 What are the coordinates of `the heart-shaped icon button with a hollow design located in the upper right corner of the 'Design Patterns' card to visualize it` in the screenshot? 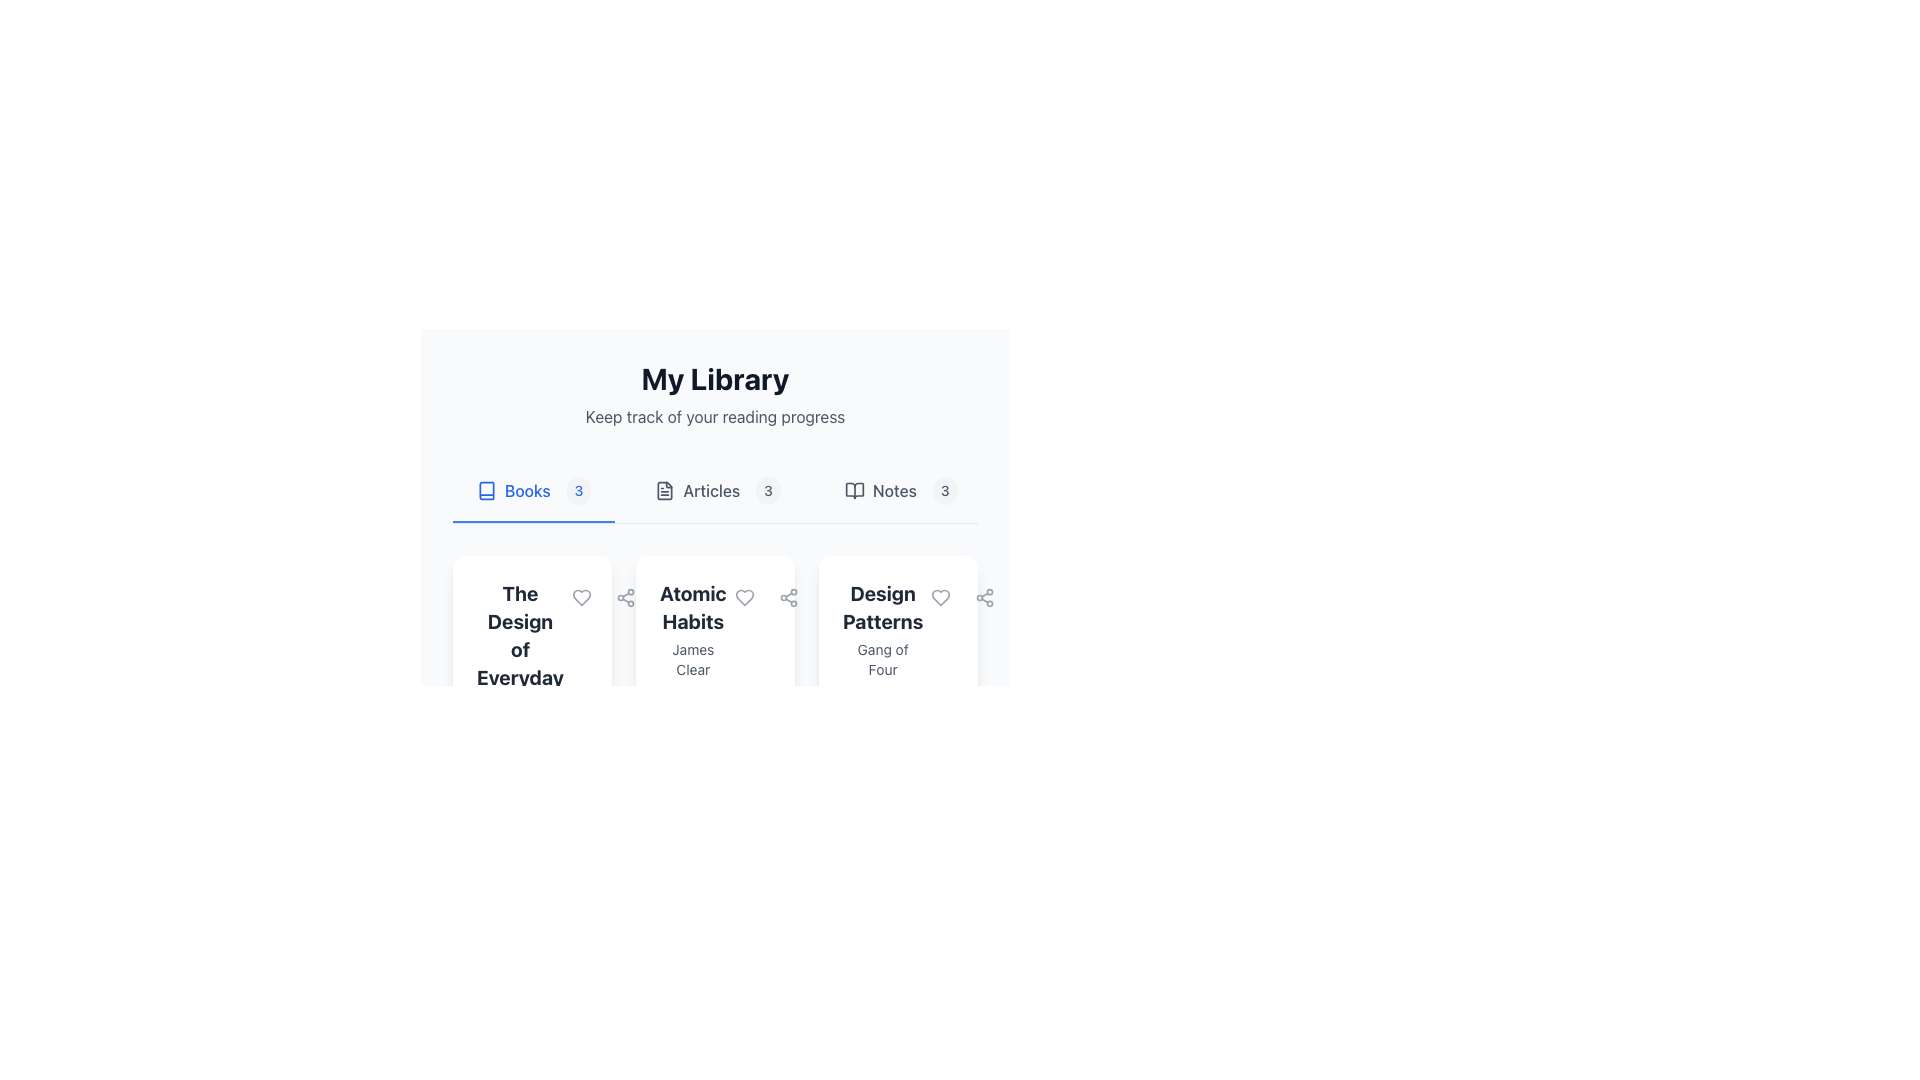 It's located at (940, 596).